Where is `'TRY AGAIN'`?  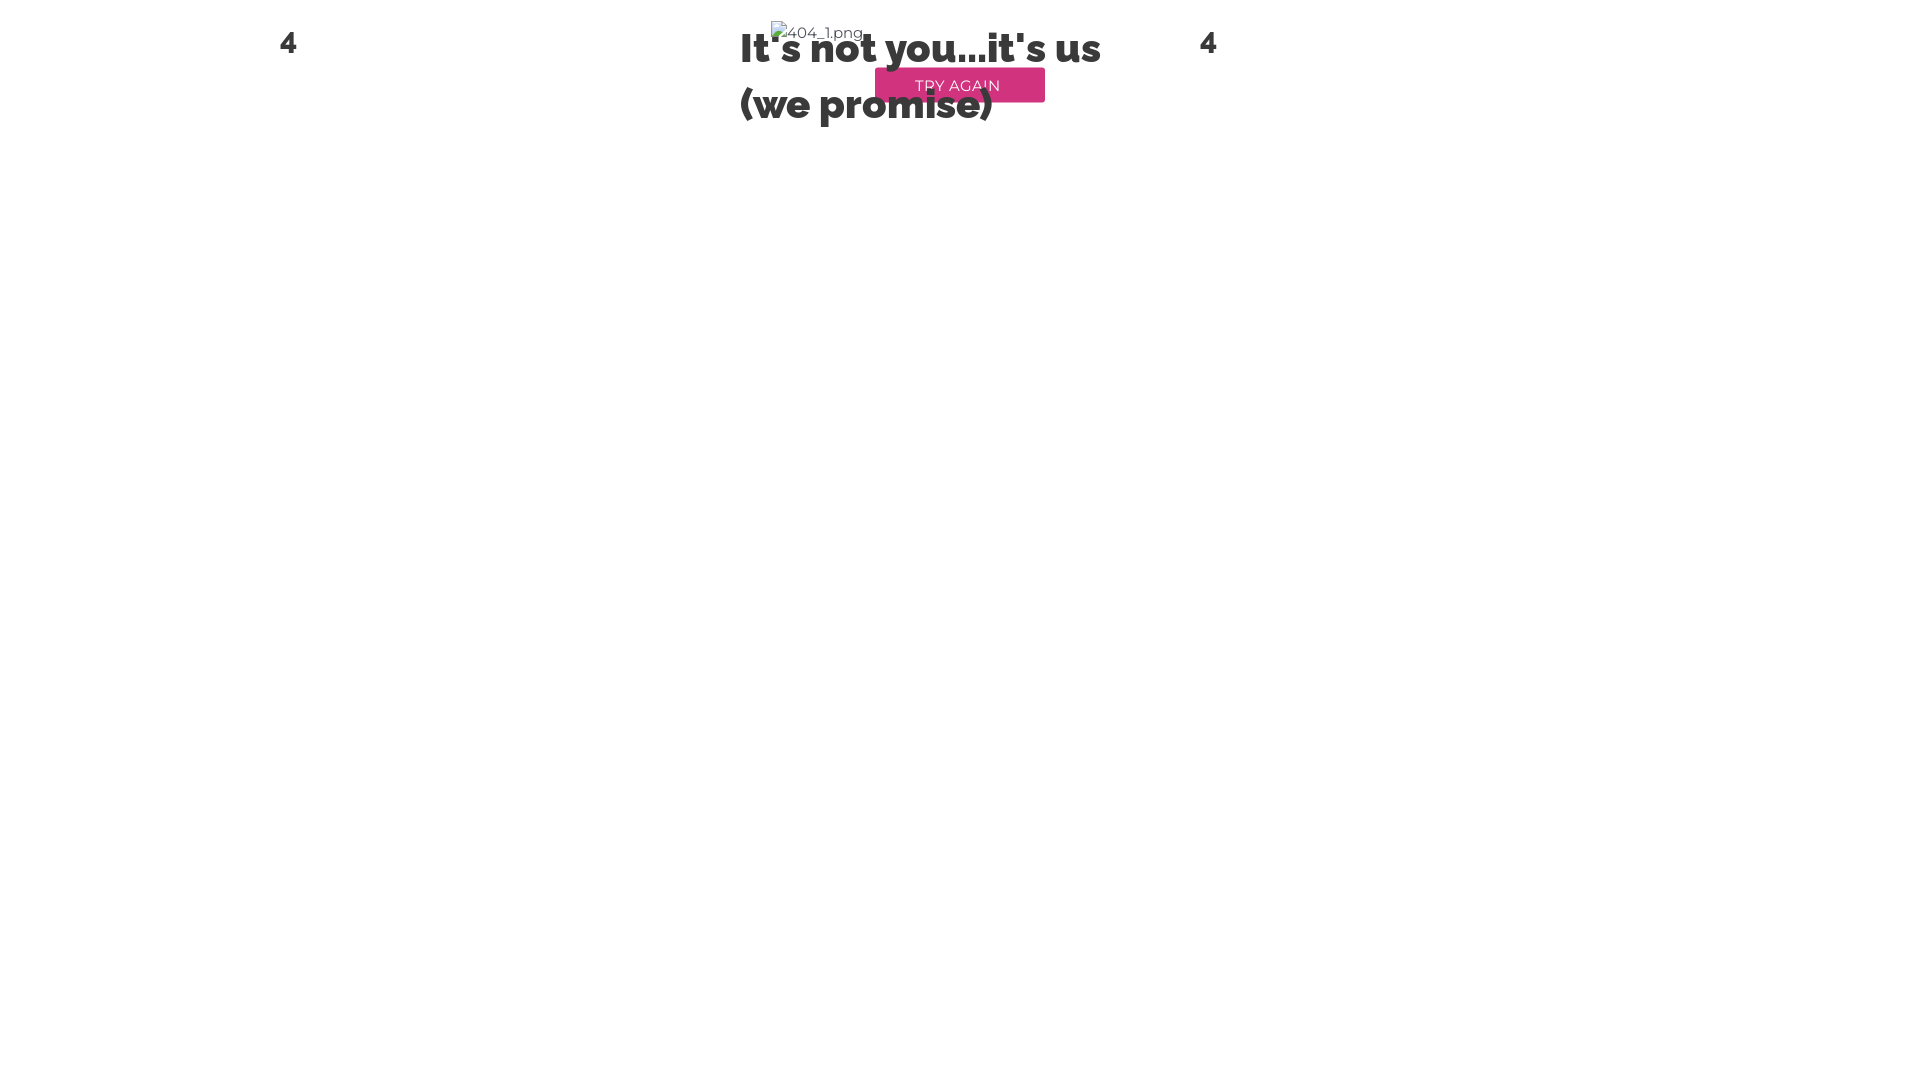
'TRY AGAIN' is located at coordinates (960, 83).